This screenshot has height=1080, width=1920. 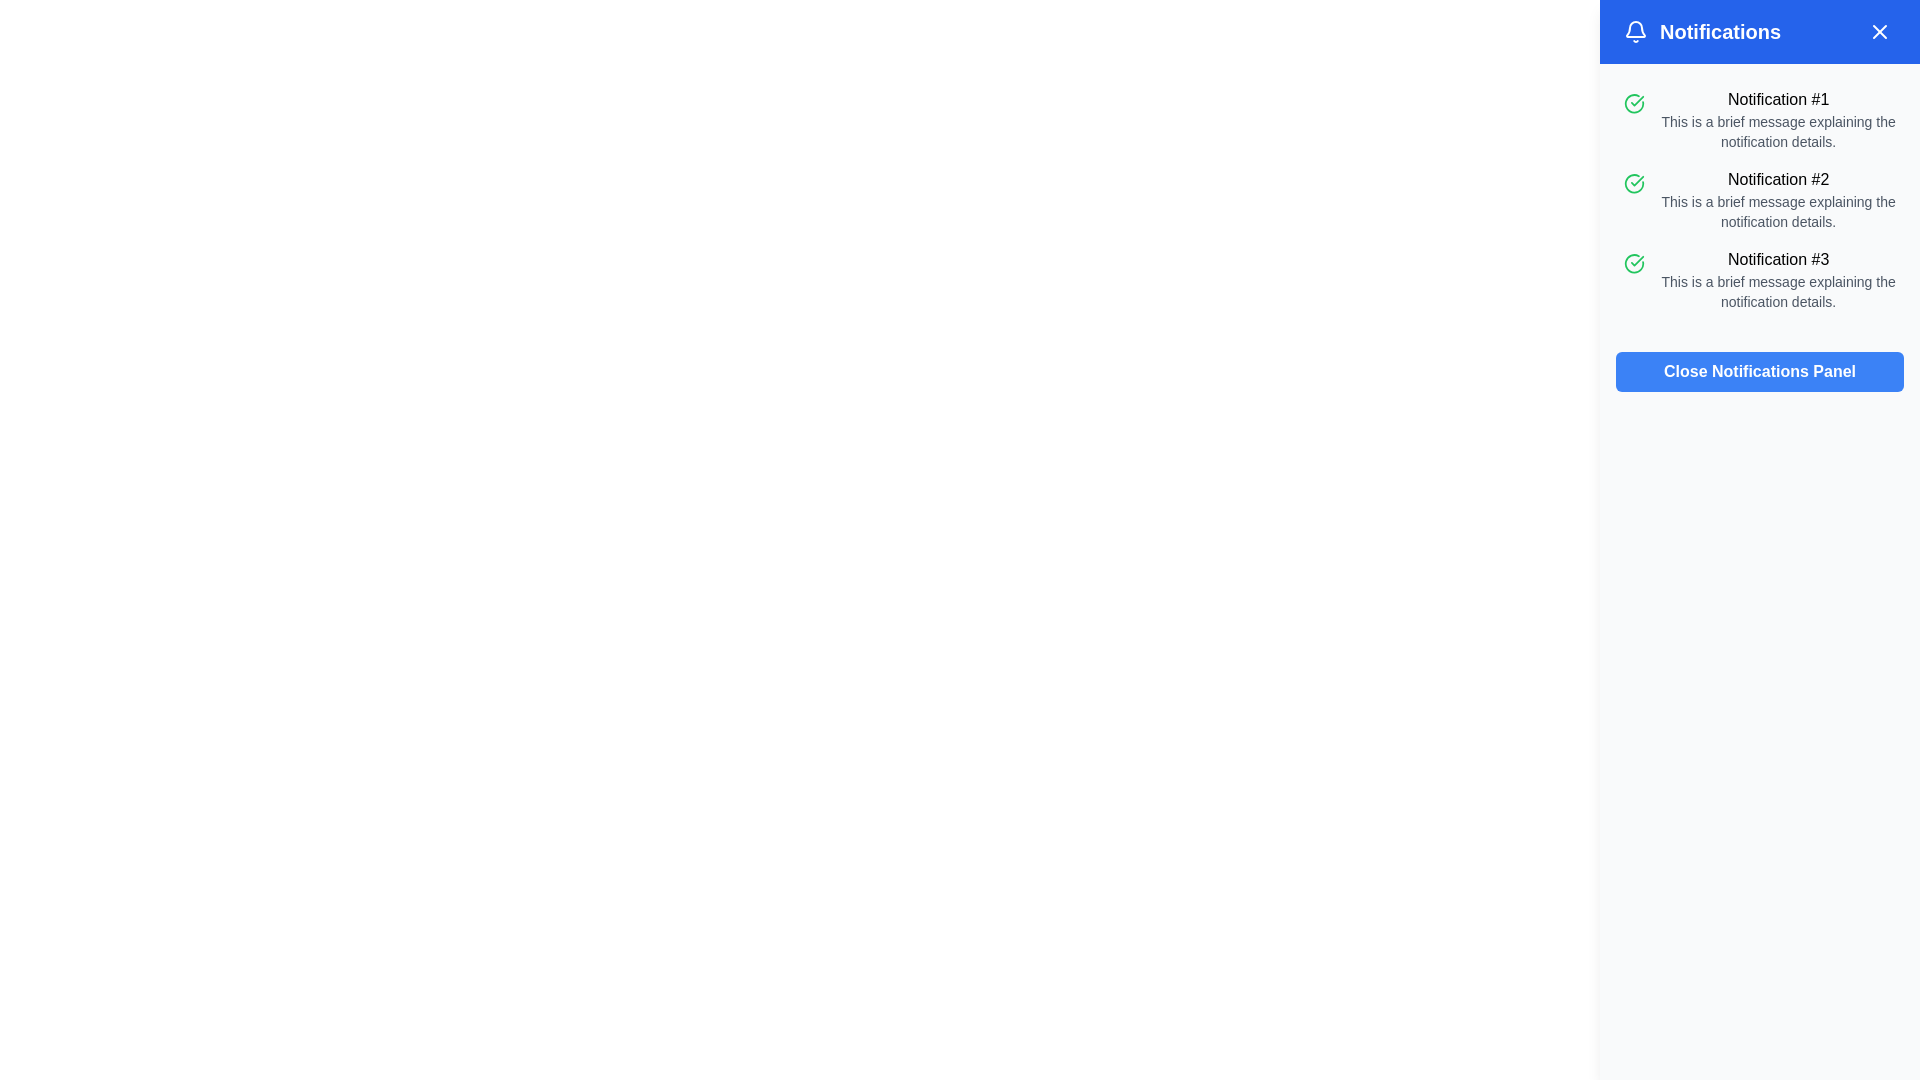 What do you see at coordinates (1778, 180) in the screenshot?
I see `the text 'Notification #2' displayed in bold styling, which is the title for a notification item in the notification center panel` at bounding box center [1778, 180].